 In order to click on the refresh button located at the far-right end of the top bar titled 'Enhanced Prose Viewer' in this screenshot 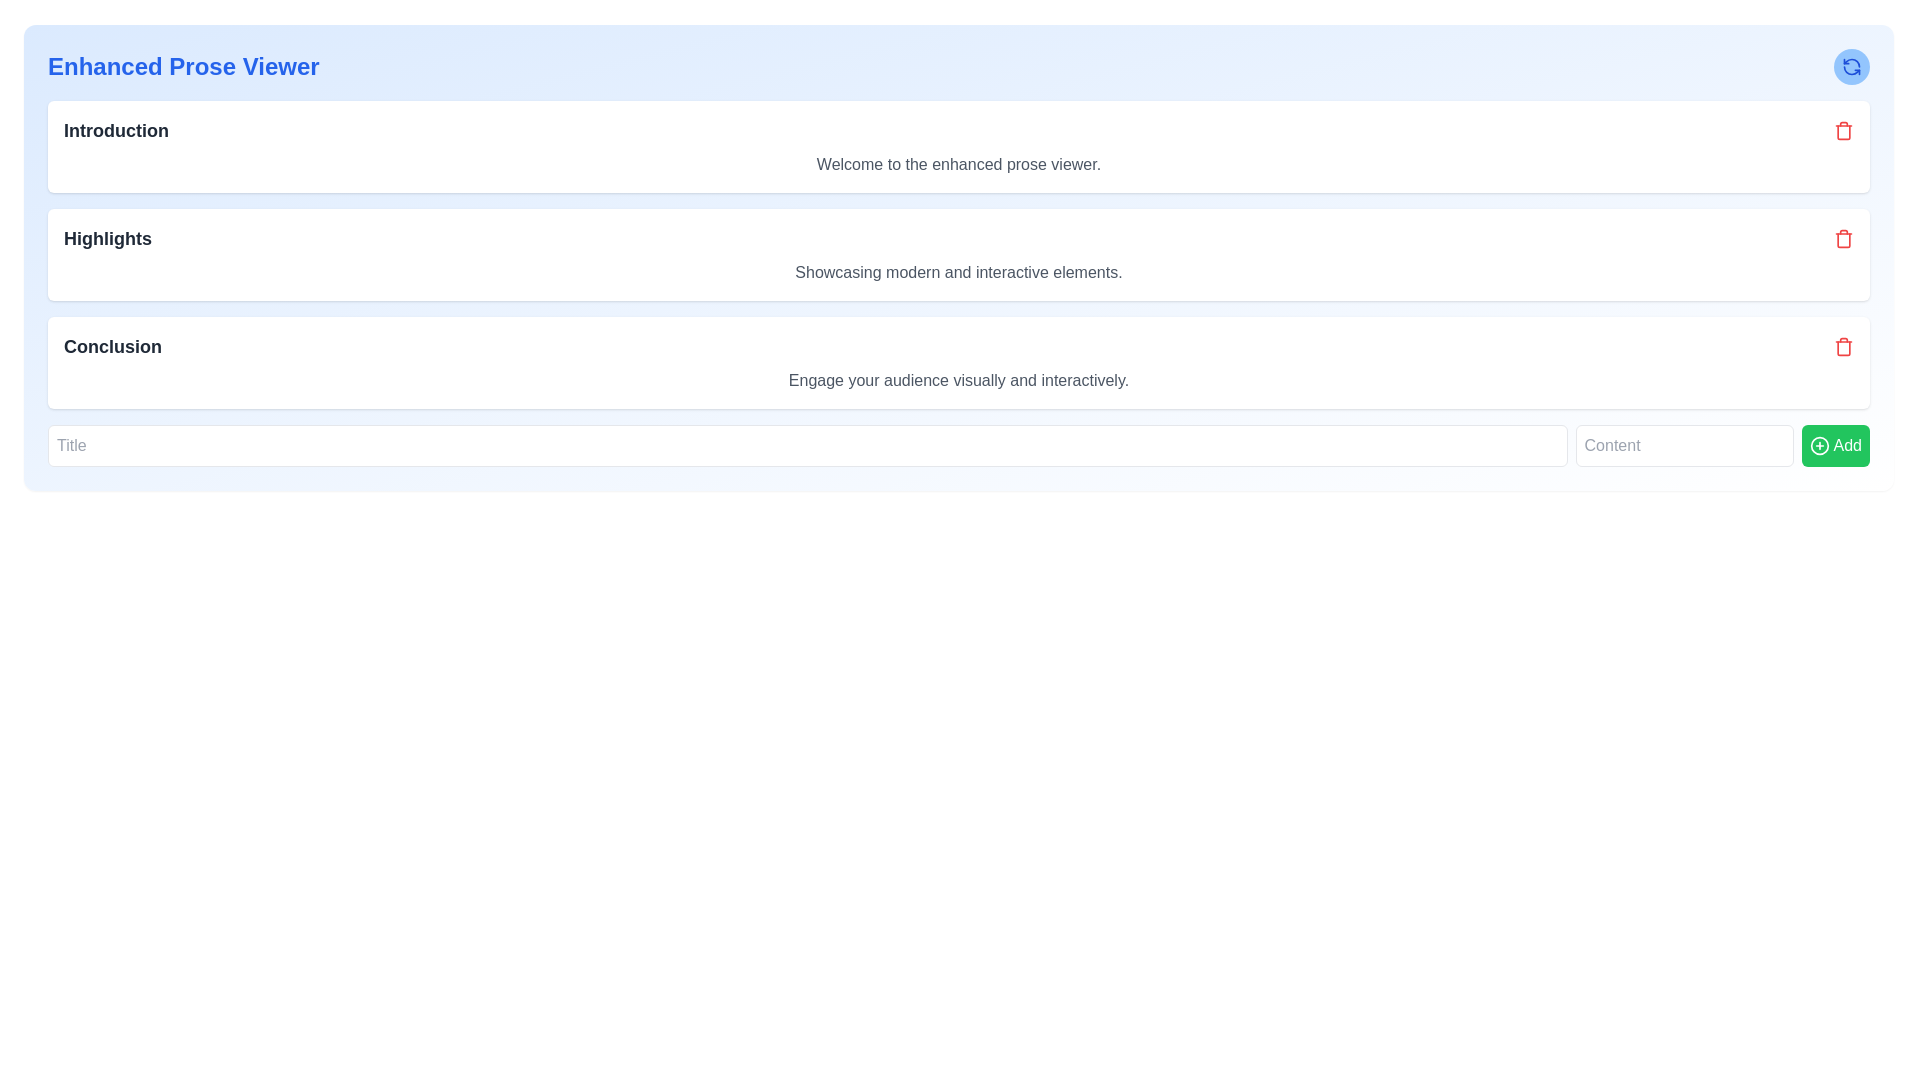, I will do `click(1851, 65)`.